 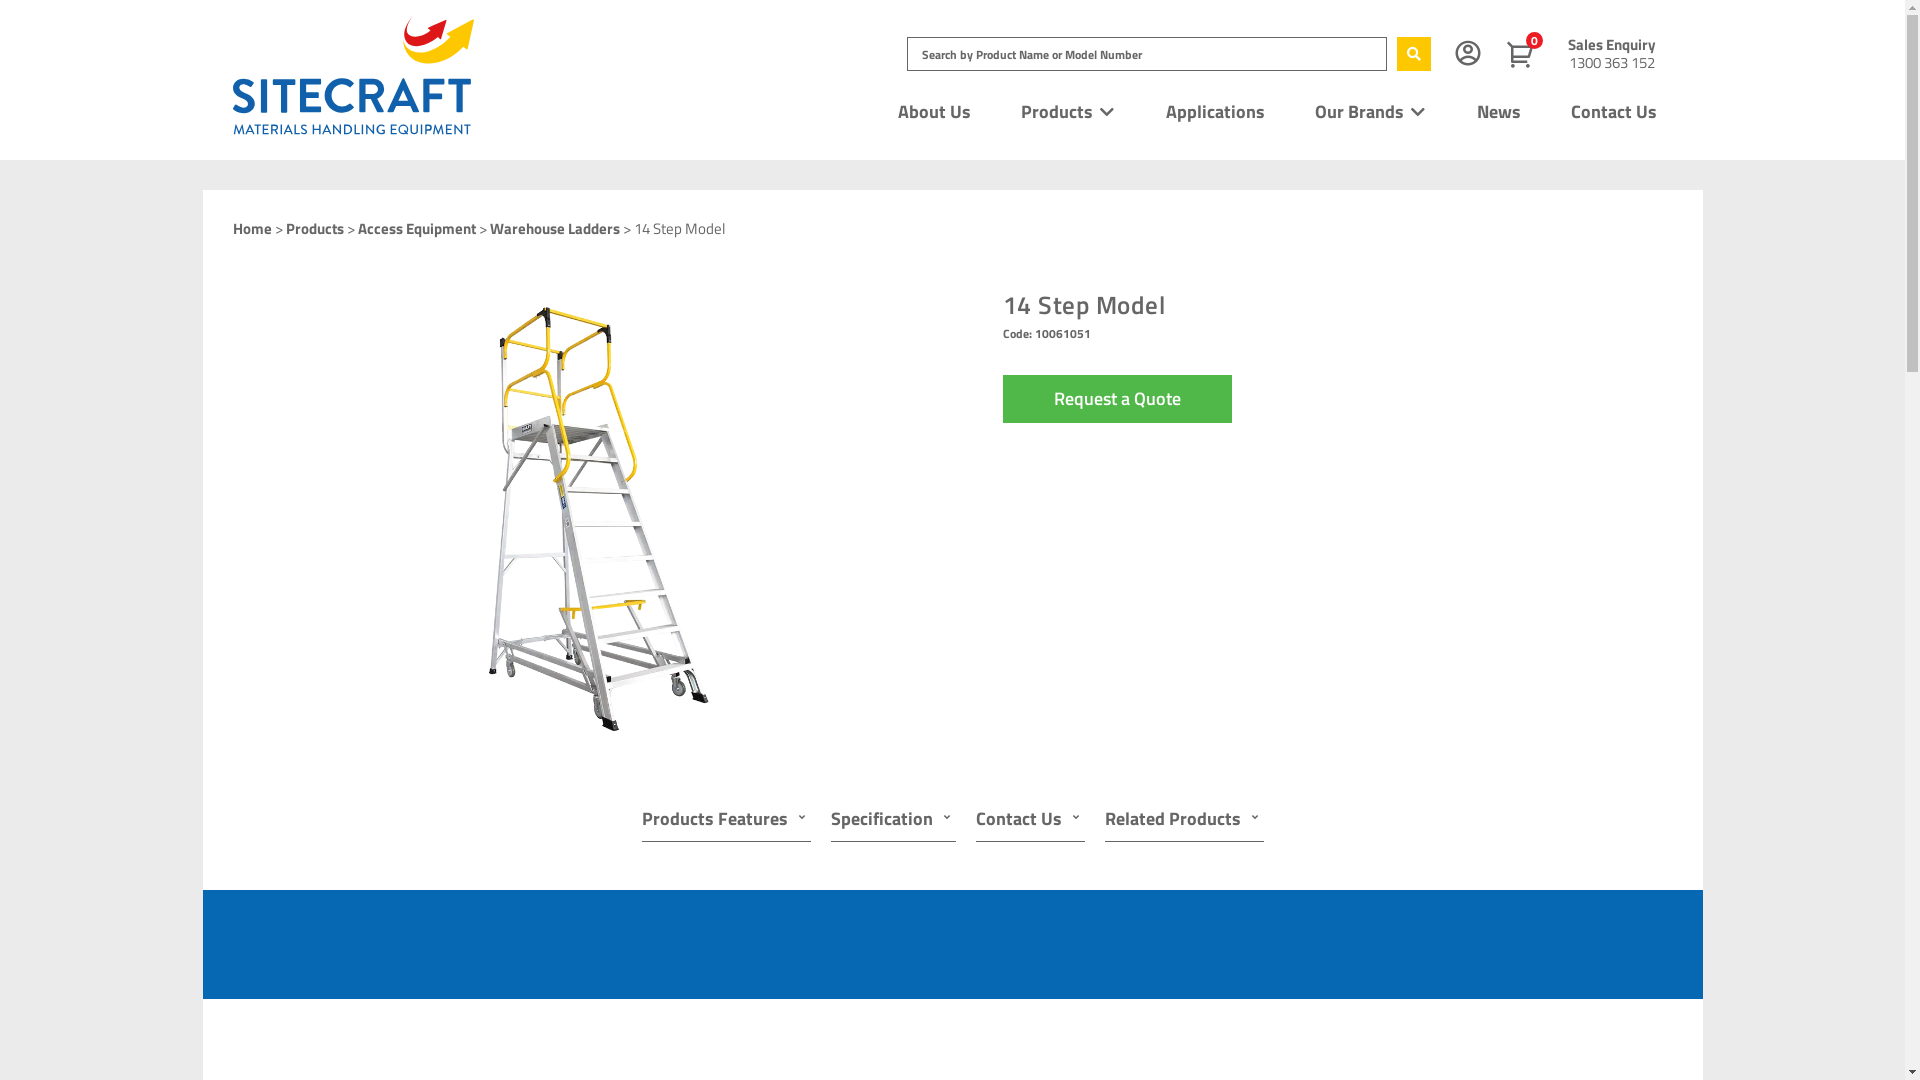 I want to click on 'Our Brands', so click(x=1315, y=111).